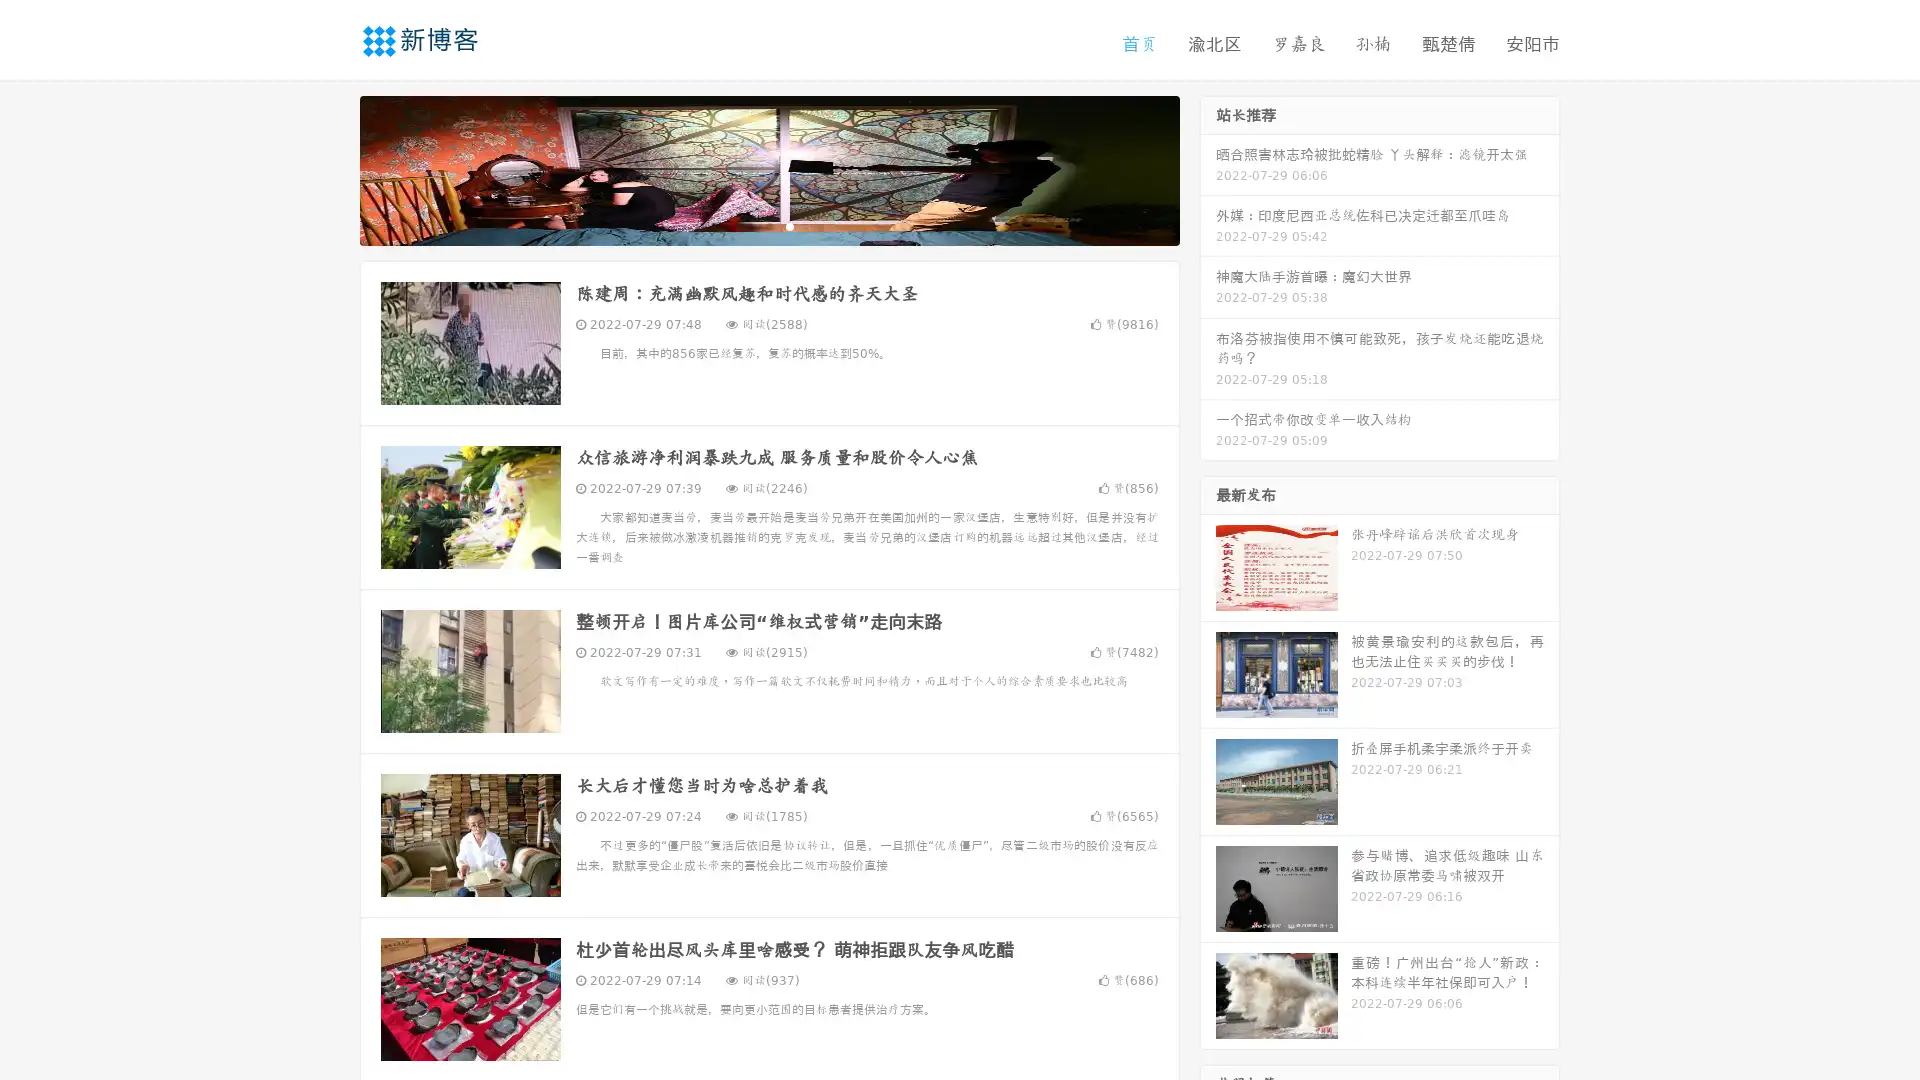 This screenshot has height=1080, width=1920. What do you see at coordinates (748, 225) in the screenshot?
I see `Go to slide 1` at bounding box center [748, 225].